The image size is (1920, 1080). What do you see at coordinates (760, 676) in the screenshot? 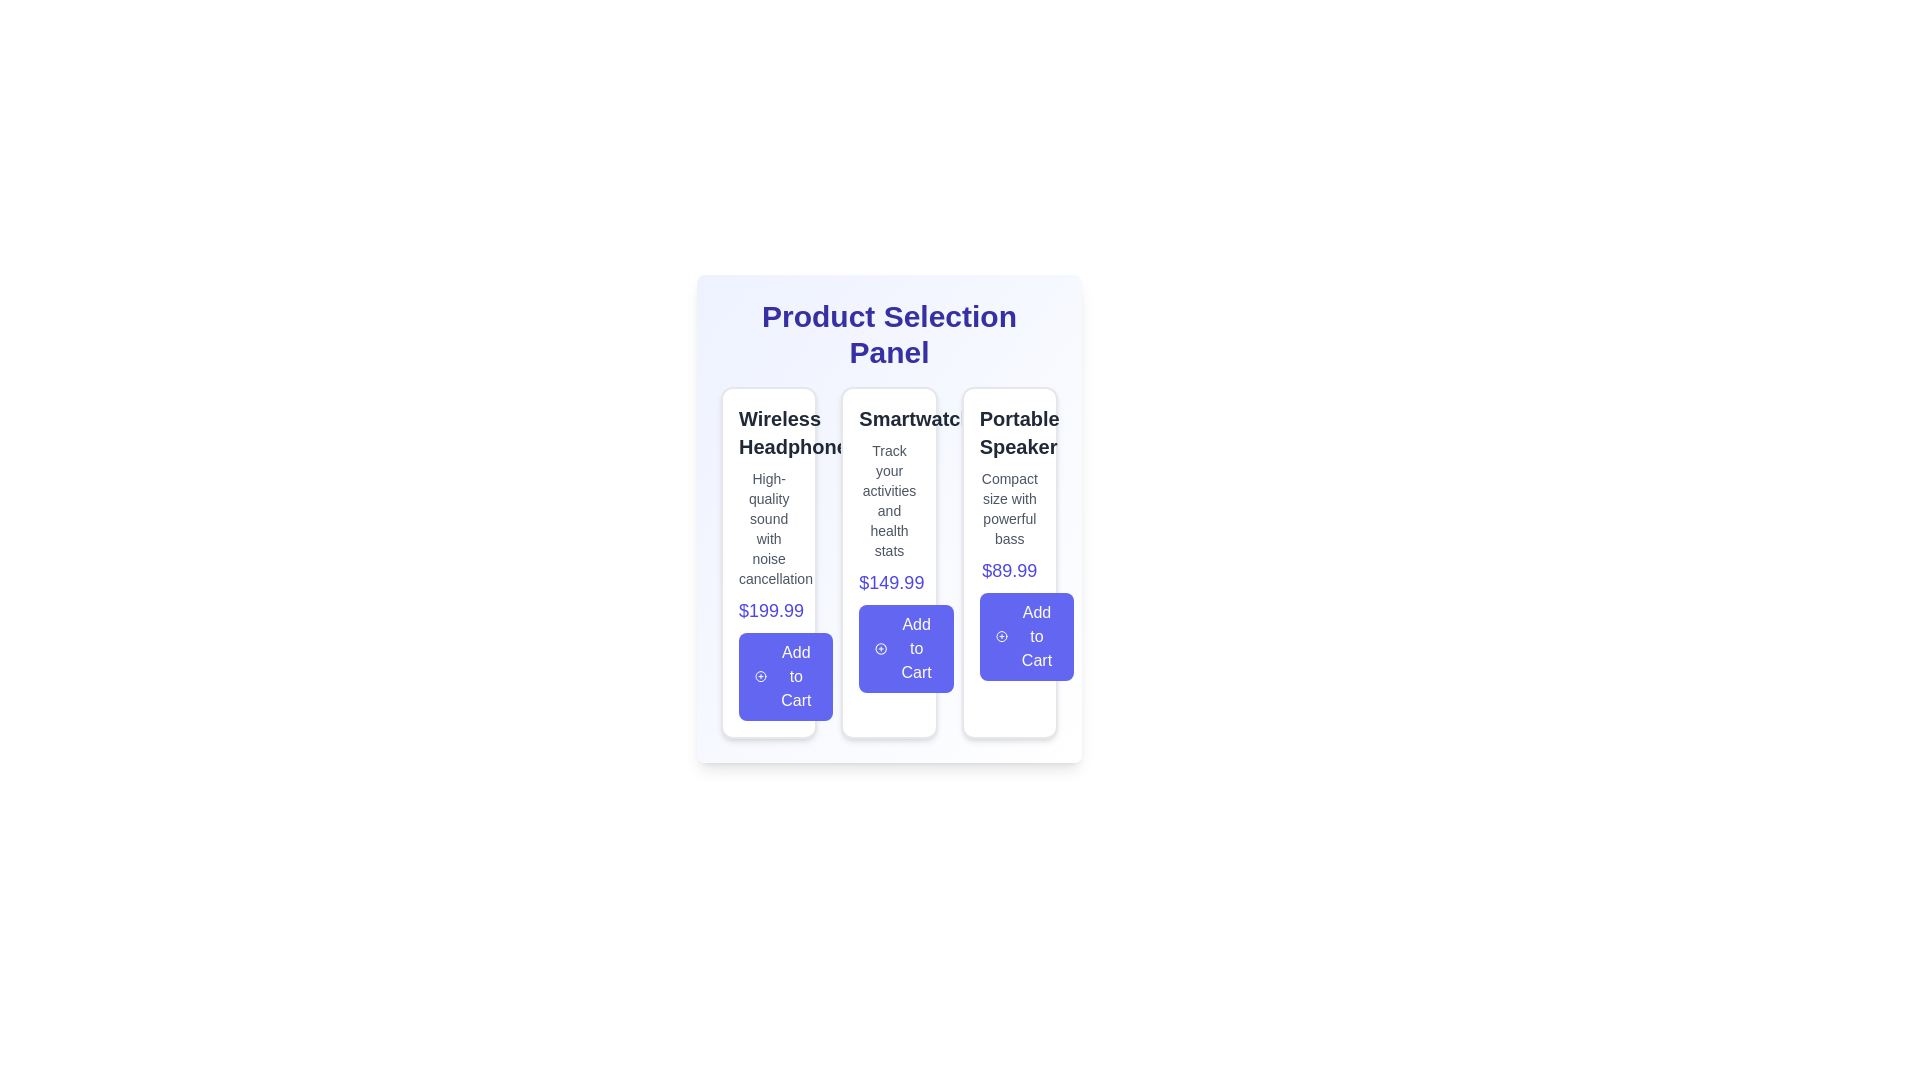
I see `the circular icon with a plus symbol at its center, which is part of the 'Add to Cart' button for the 'Wireless Headphone' product card` at bounding box center [760, 676].